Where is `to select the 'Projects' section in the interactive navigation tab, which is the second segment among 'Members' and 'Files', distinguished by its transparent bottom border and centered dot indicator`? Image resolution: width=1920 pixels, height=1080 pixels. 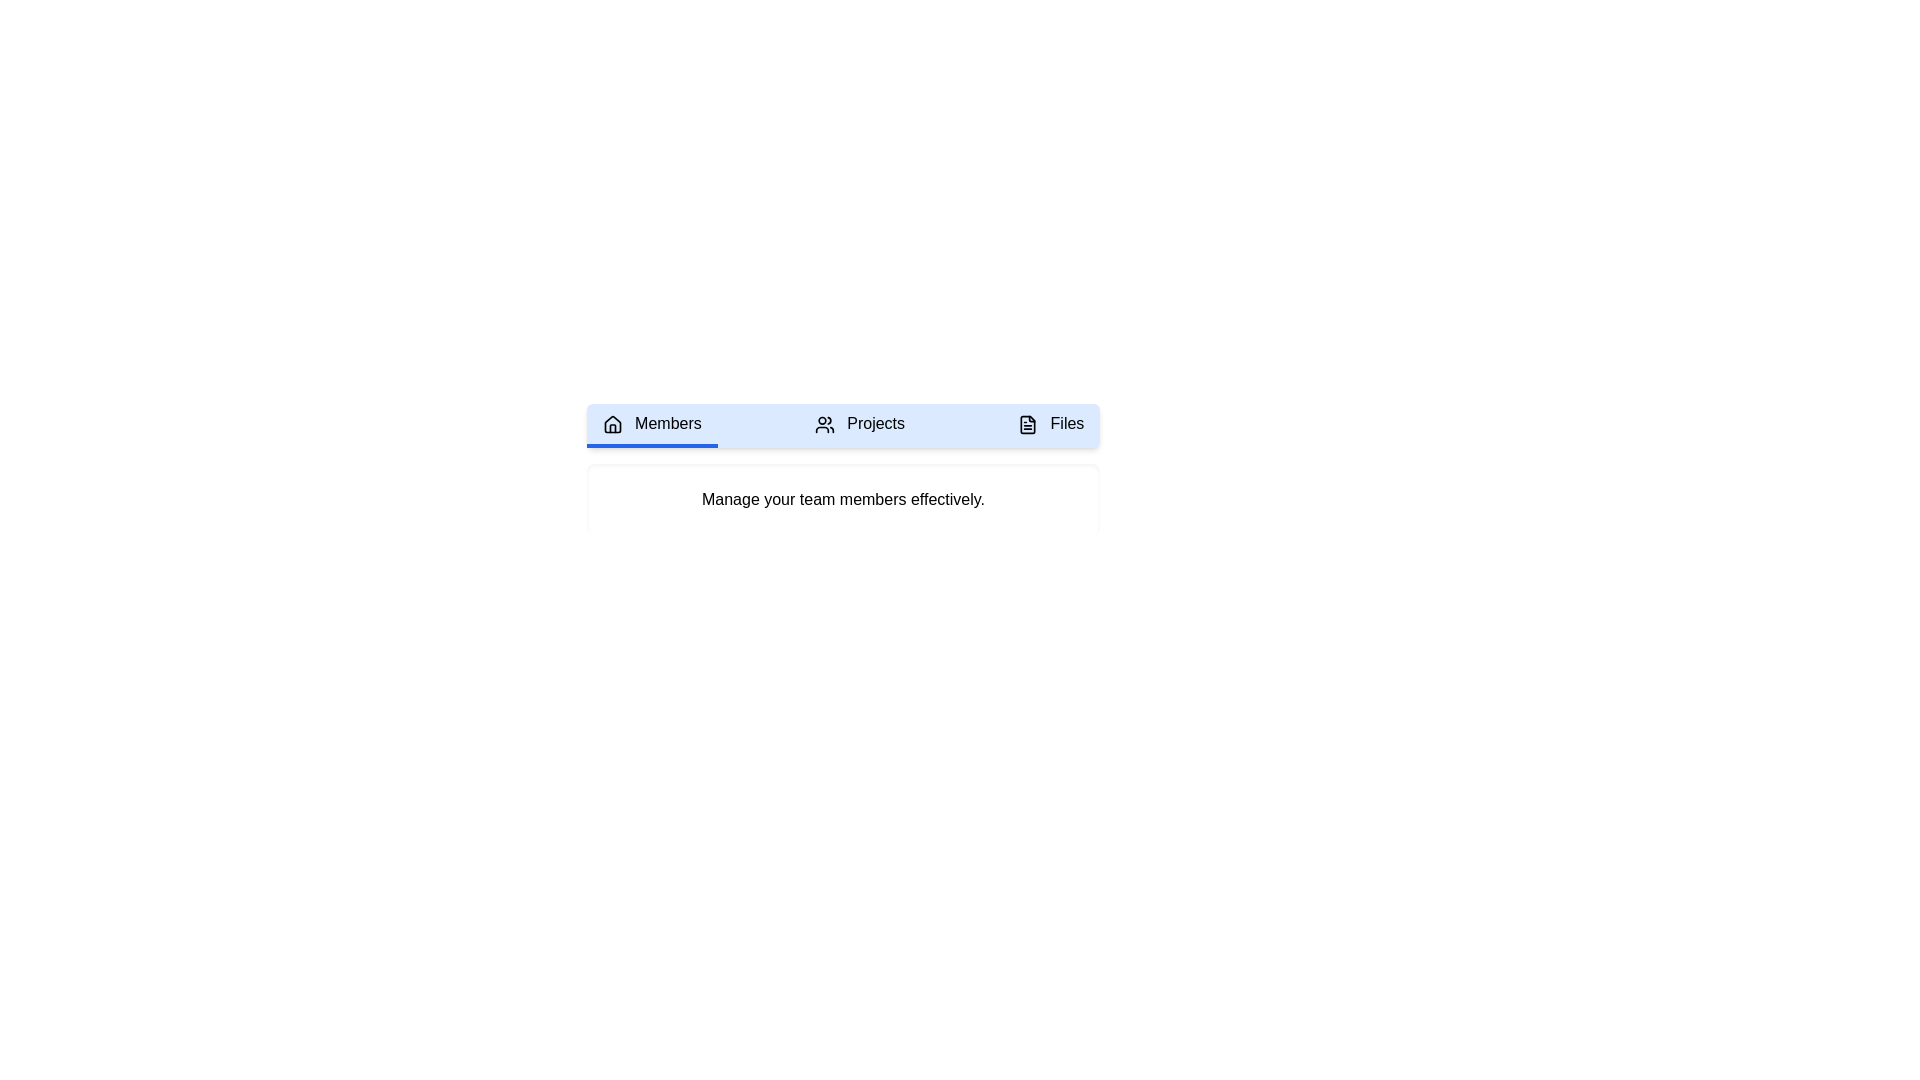 to select the 'Projects' section in the interactive navigation tab, which is the second segment among 'Members' and 'Files', distinguished by its transparent bottom border and centered dot indicator is located at coordinates (843, 424).